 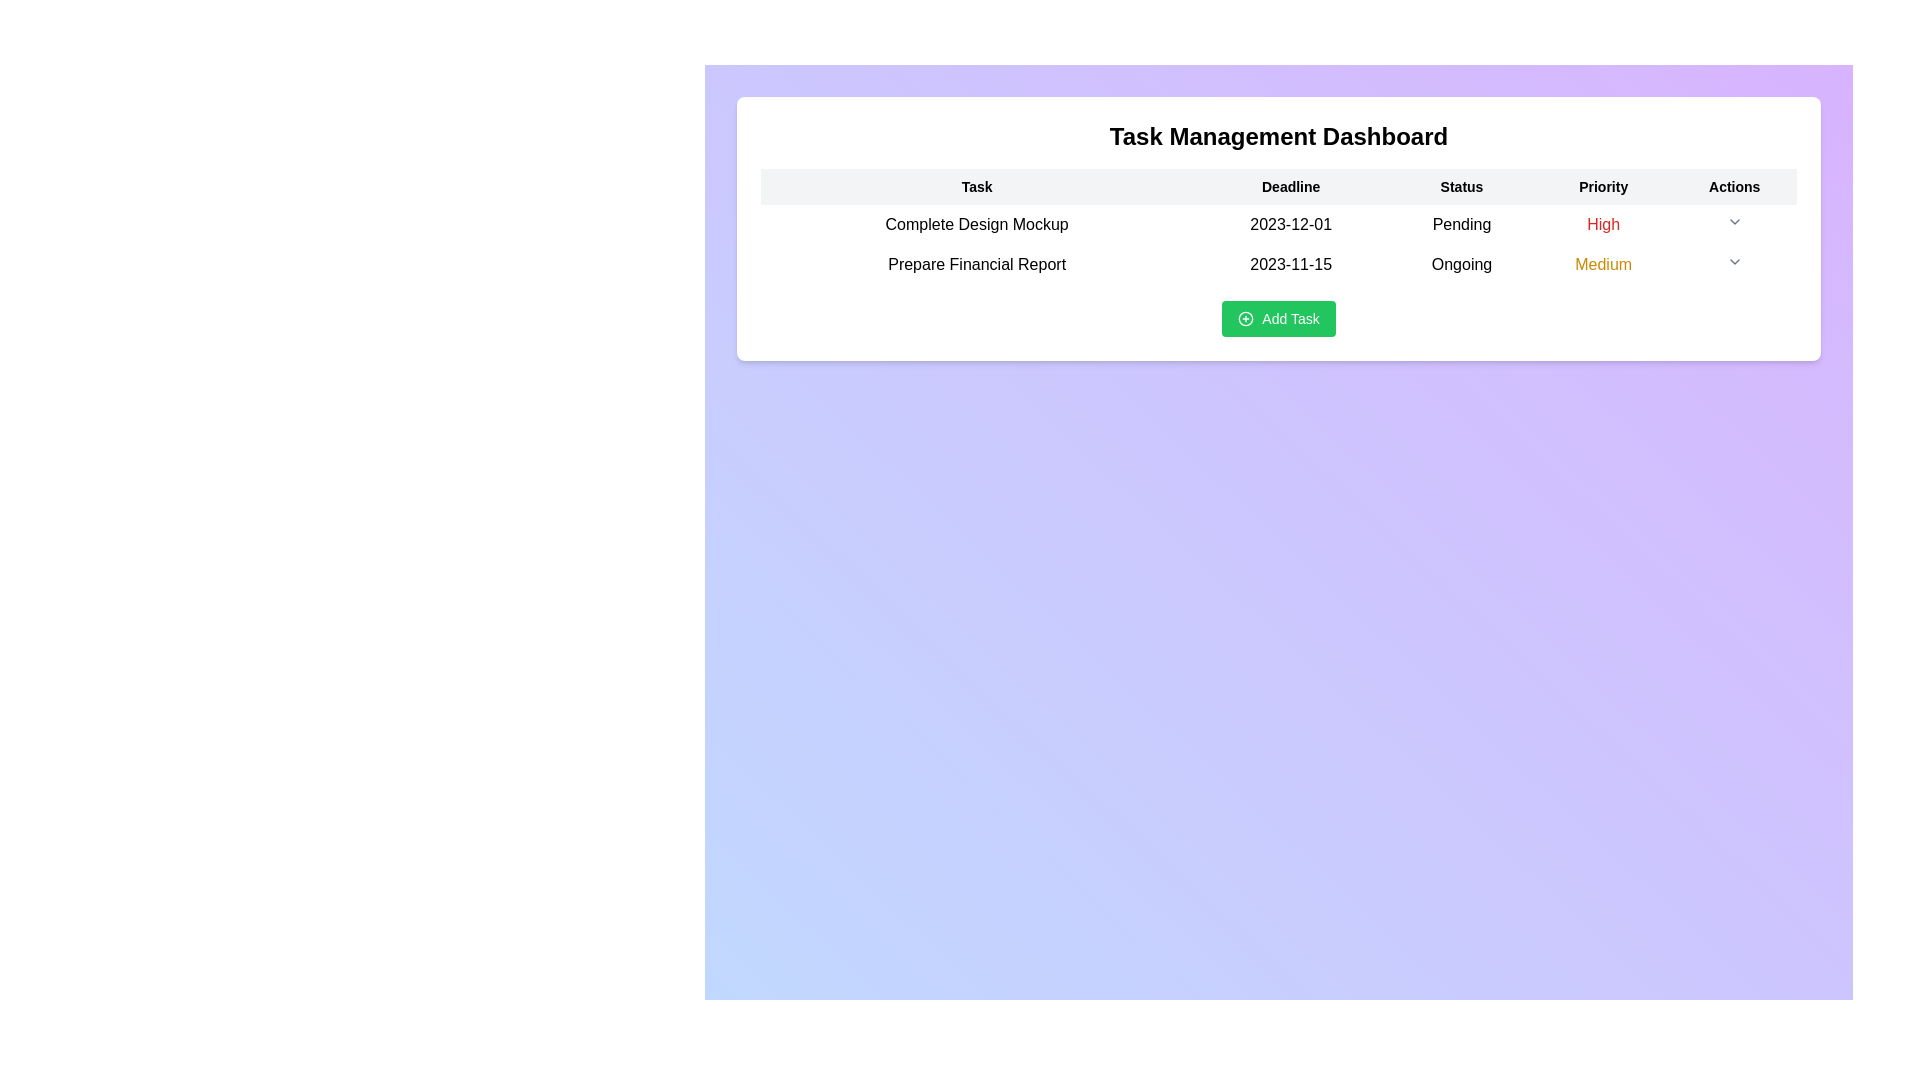 I want to click on the text label displaying the date '2023-12-01' in the 'Deadline' column of the task management table, which corresponds to the 'Complete Design Mockup' task, so click(x=1291, y=224).